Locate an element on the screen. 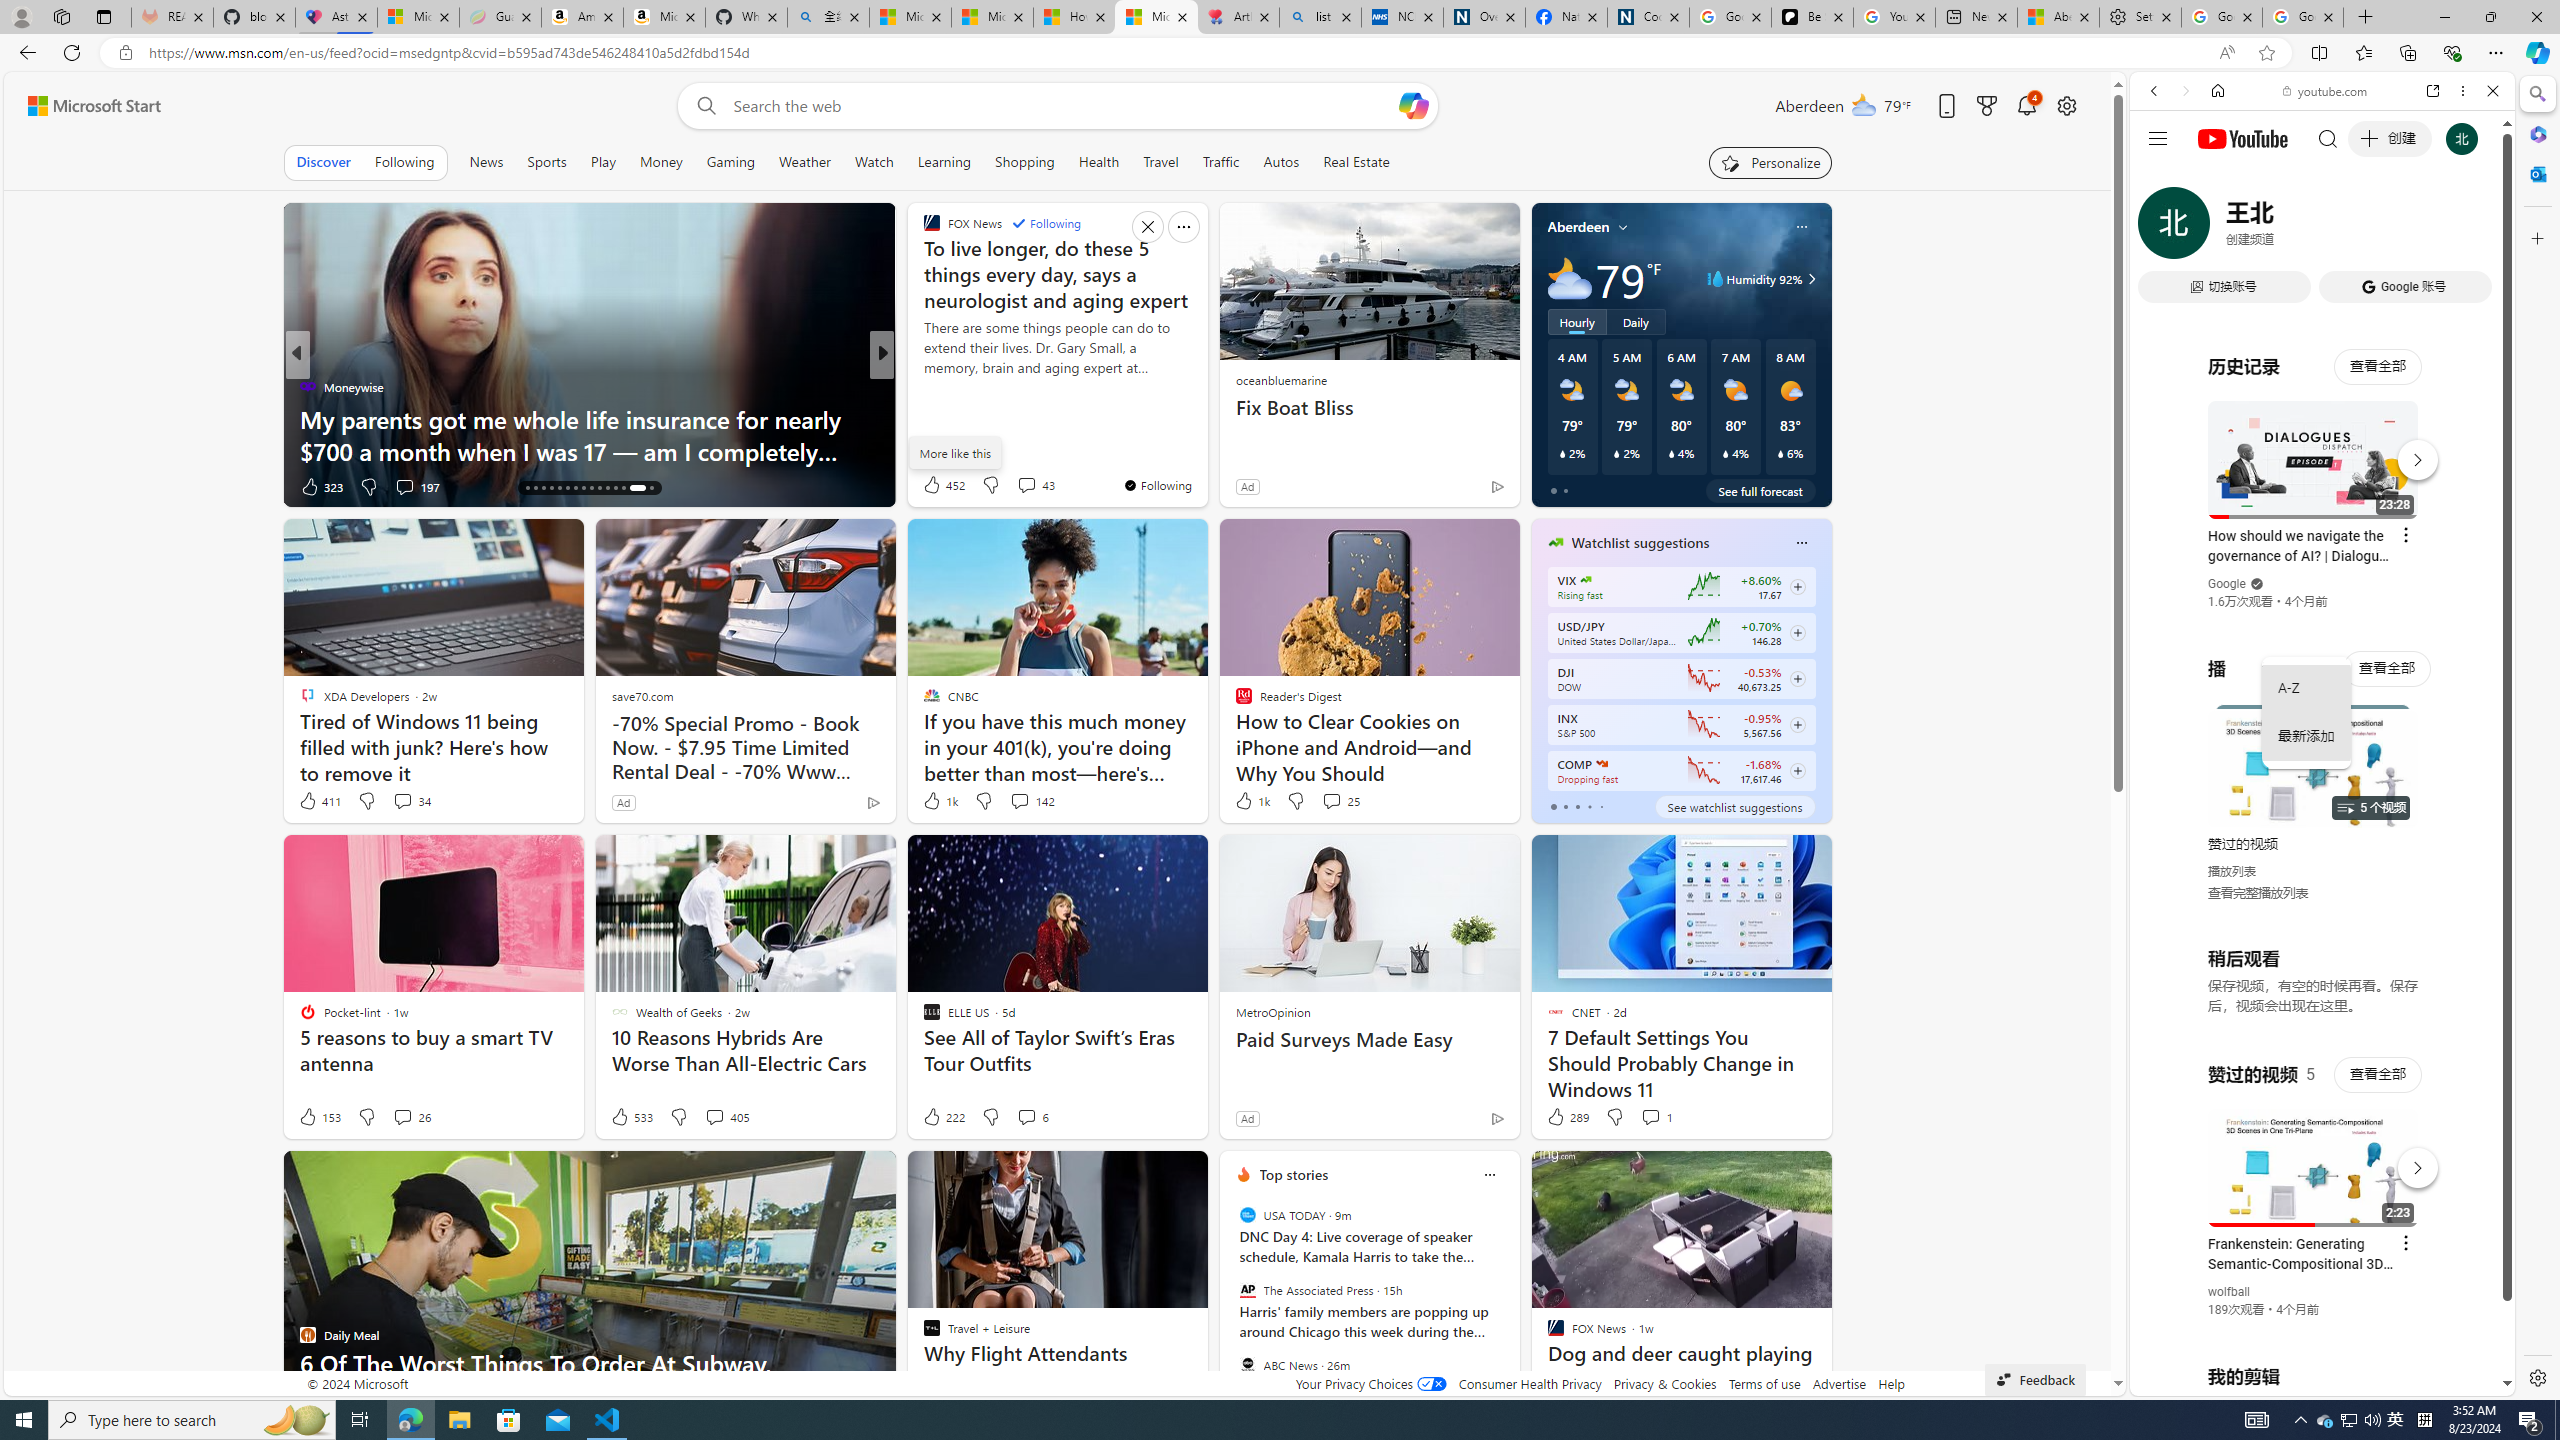 The width and height of the screenshot is (2560, 1440). 'View comments 26 Comment' is located at coordinates (400, 1117).